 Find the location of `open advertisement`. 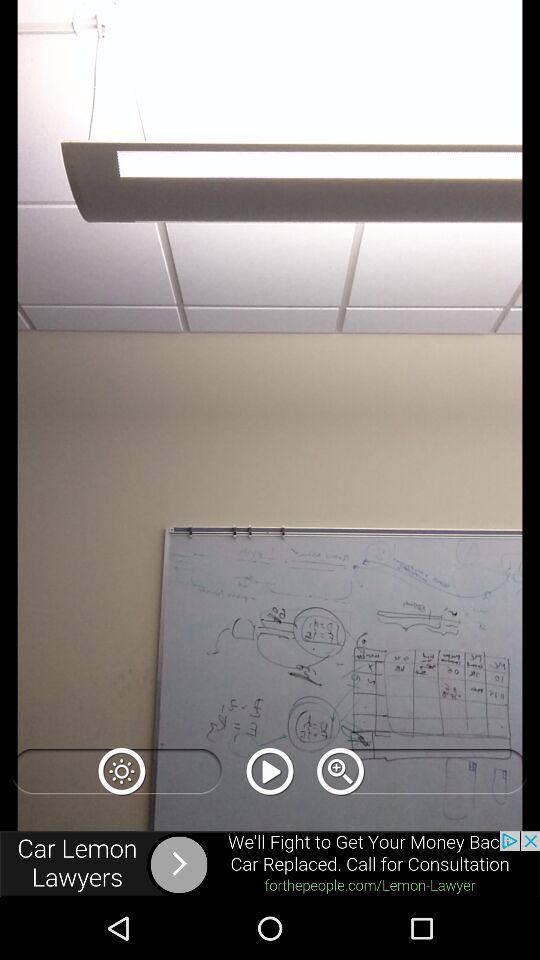

open advertisement is located at coordinates (270, 863).